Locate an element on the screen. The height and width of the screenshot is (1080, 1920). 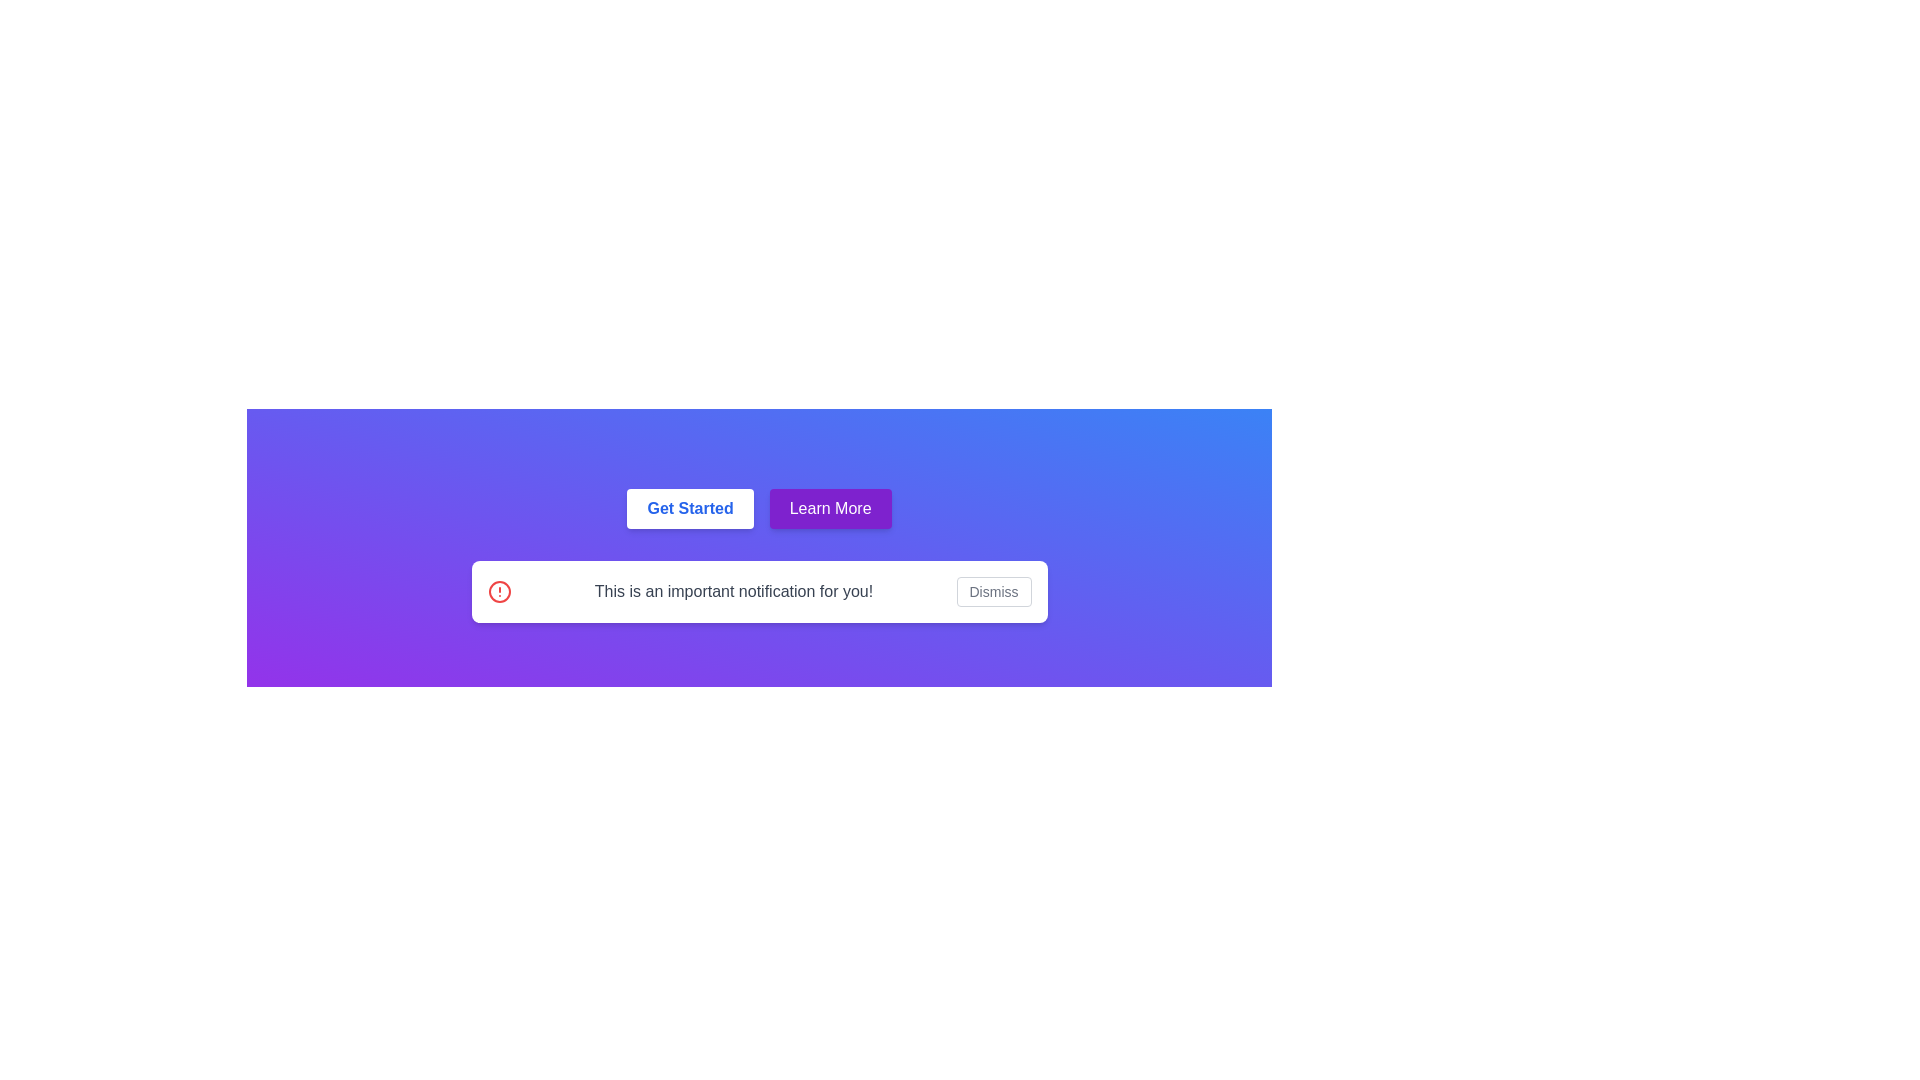
the main circular part of the red notification icon that represents an alert or notification, located to the left of the notification text is located at coordinates (499, 590).